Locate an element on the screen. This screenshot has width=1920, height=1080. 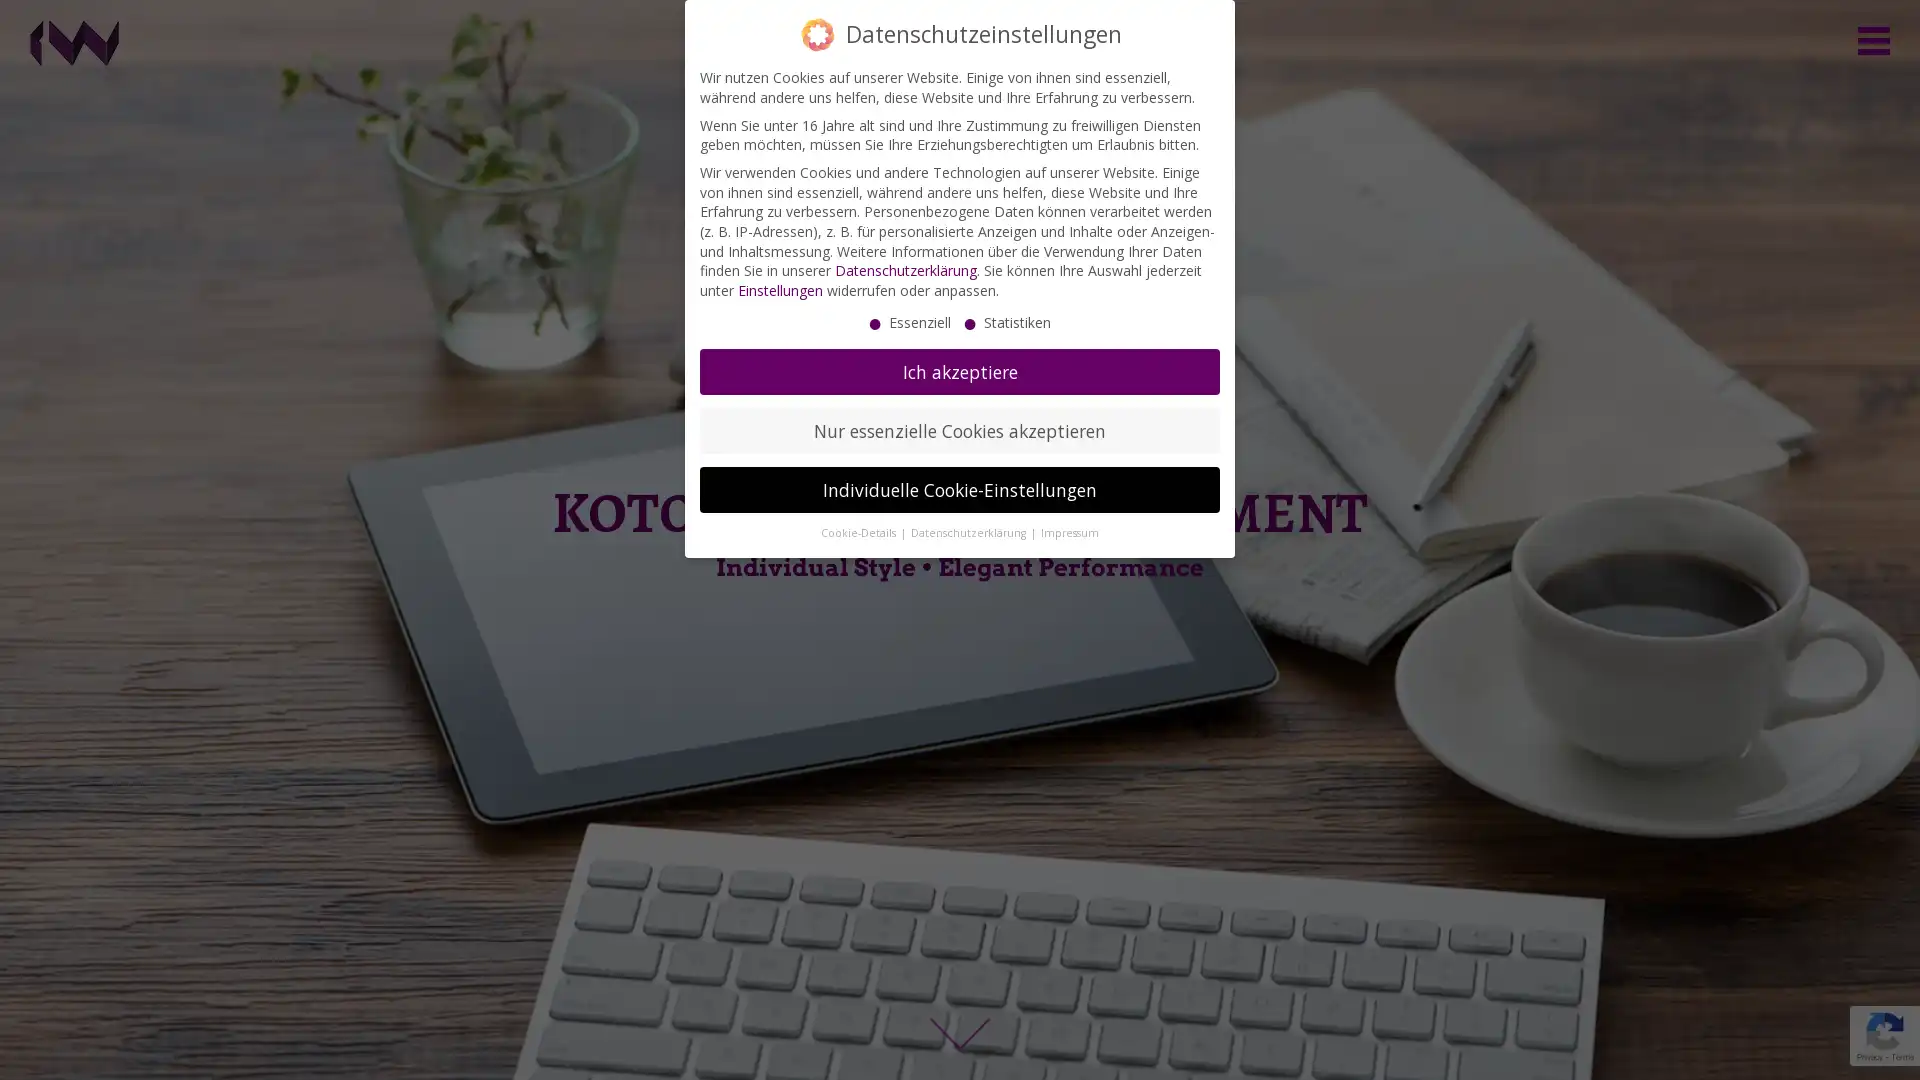
Einstellungen speichern & schlieen is located at coordinates (984, 852).